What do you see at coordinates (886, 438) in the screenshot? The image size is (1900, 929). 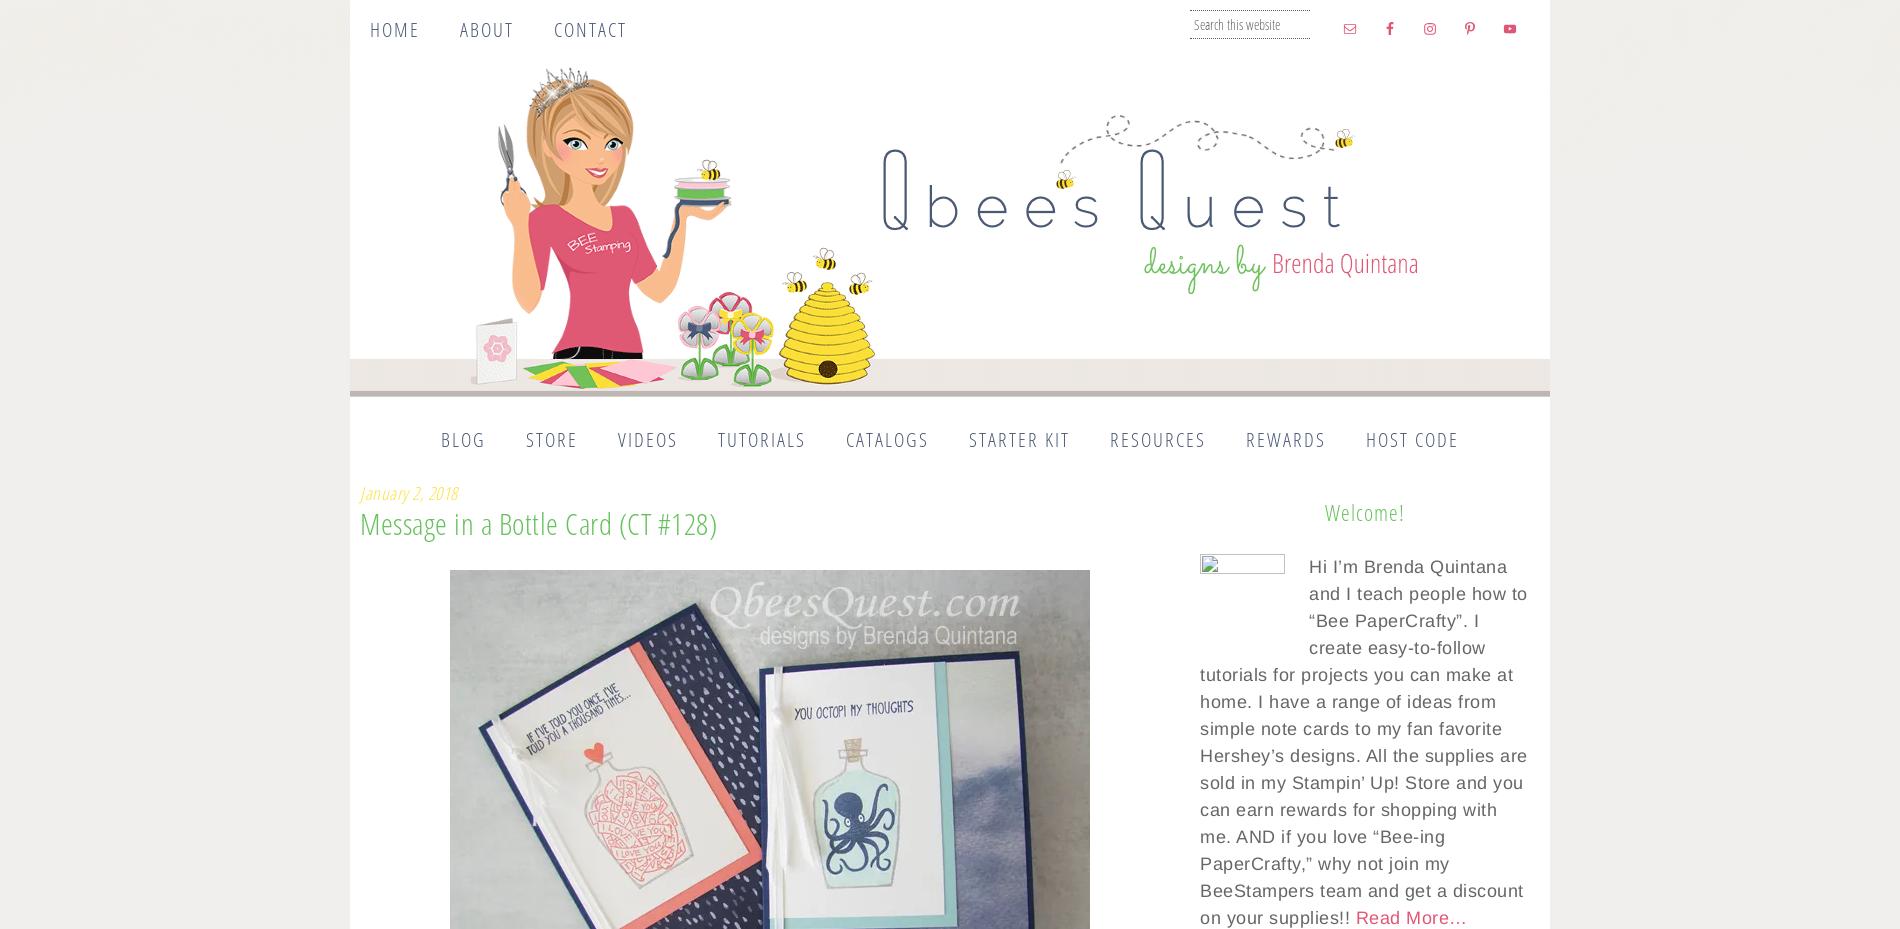 I see `'Catalogs'` at bounding box center [886, 438].